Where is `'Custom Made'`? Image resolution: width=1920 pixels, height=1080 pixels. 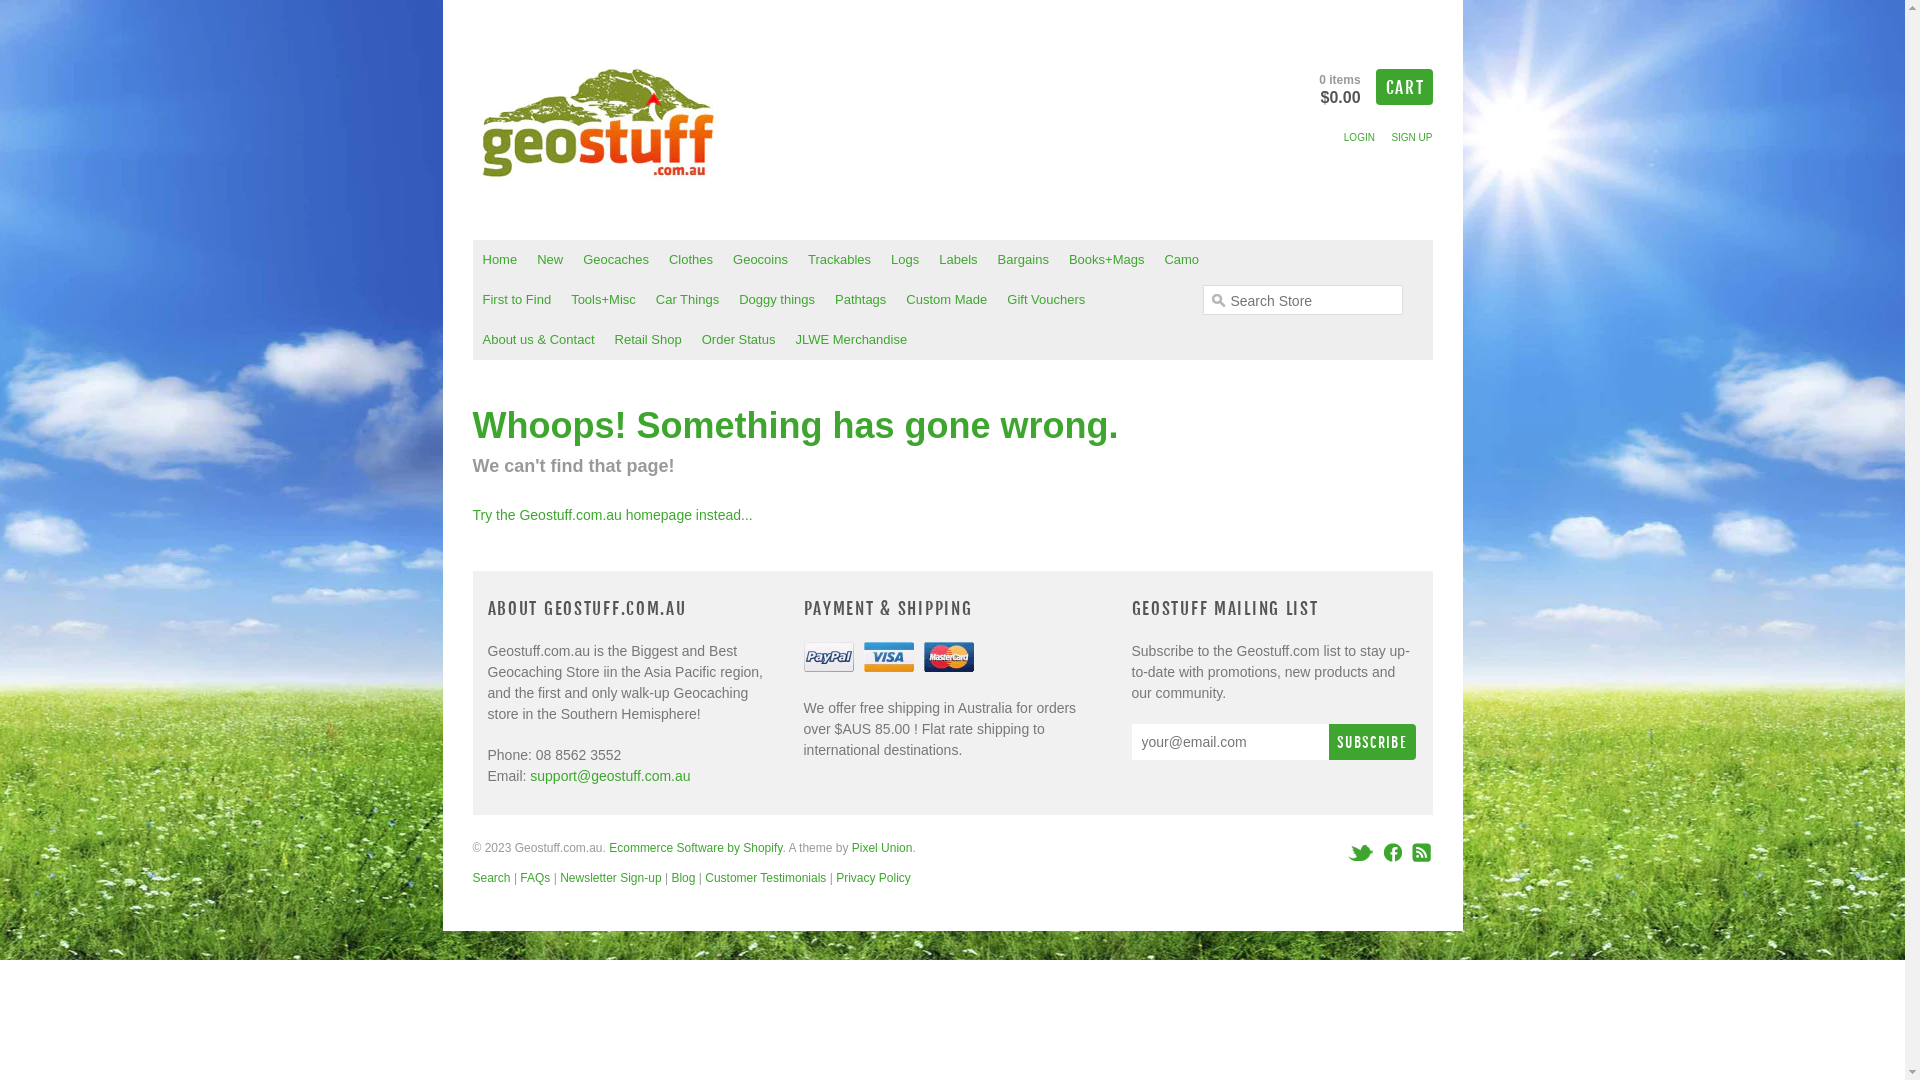
'Custom Made' is located at coordinates (945, 300).